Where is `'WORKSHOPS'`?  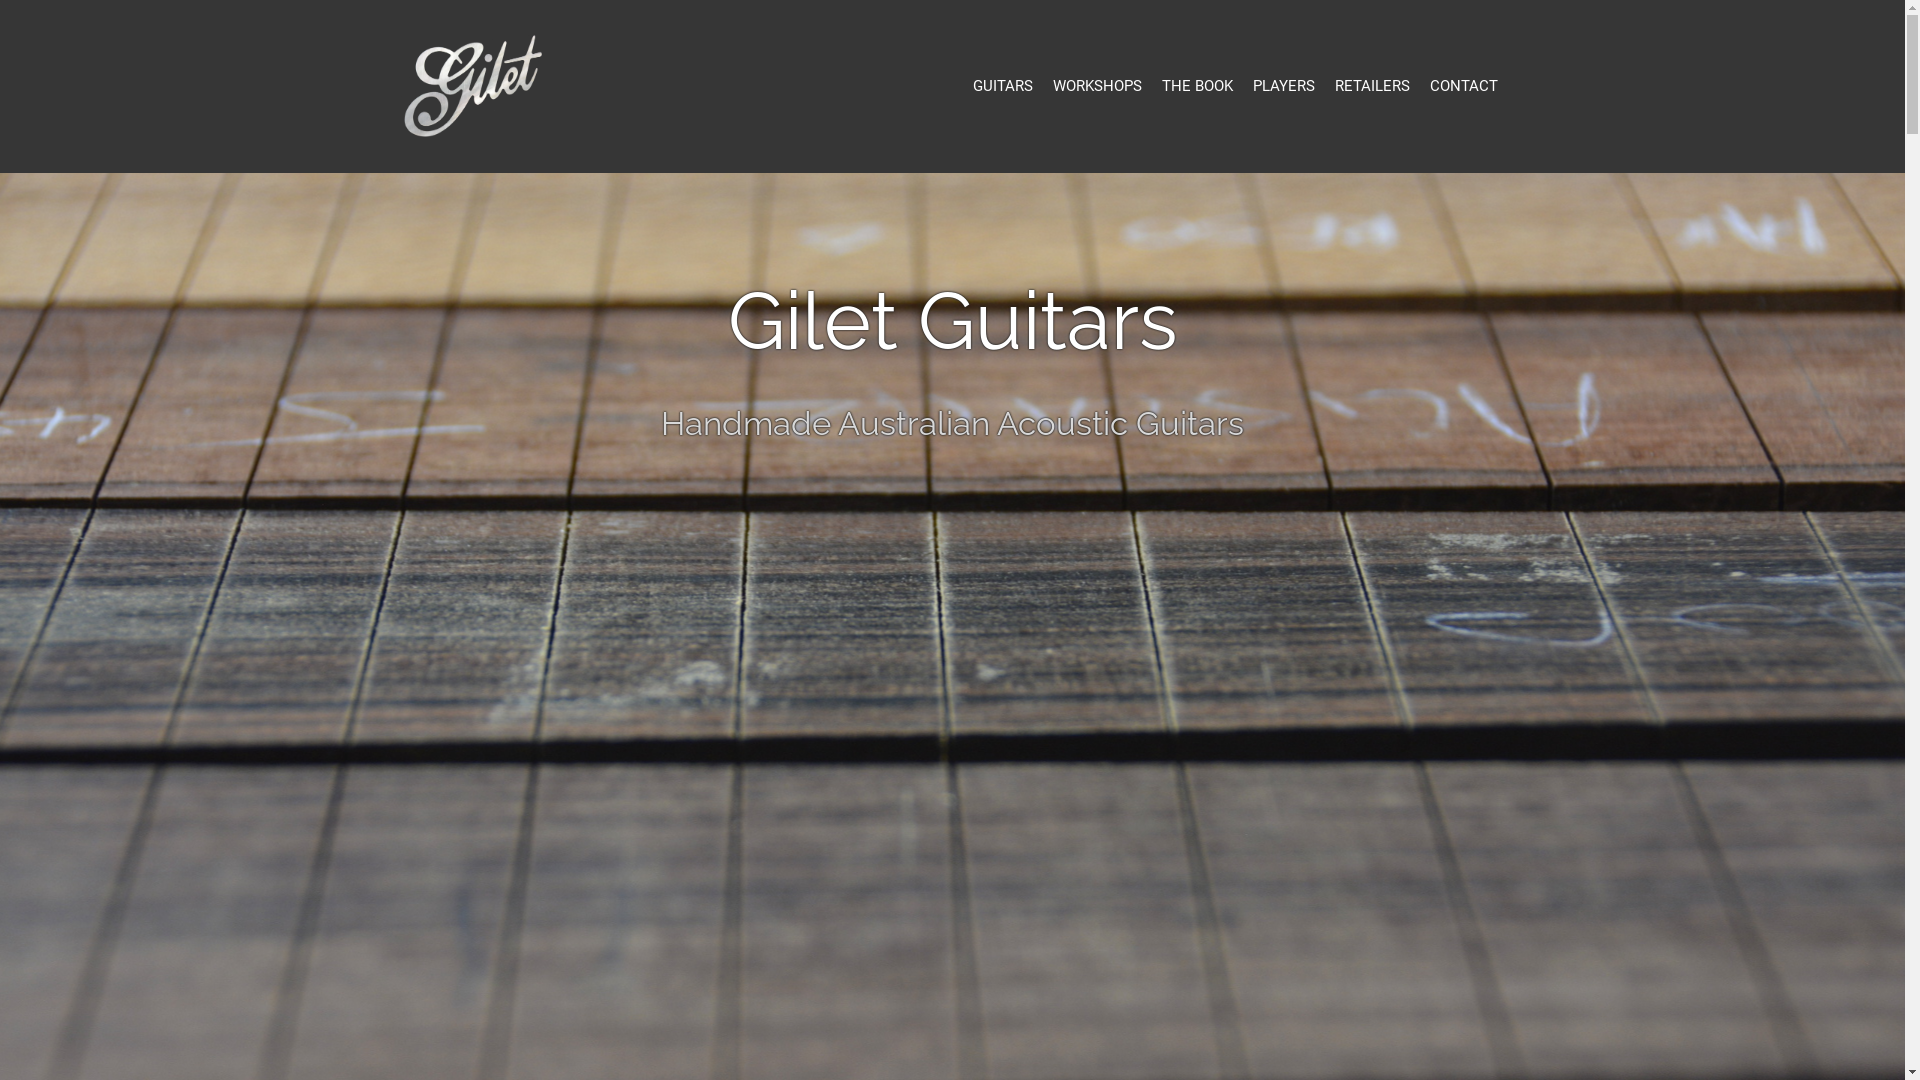 'WORKSHOPS' is located at coordinates (1095, 85).